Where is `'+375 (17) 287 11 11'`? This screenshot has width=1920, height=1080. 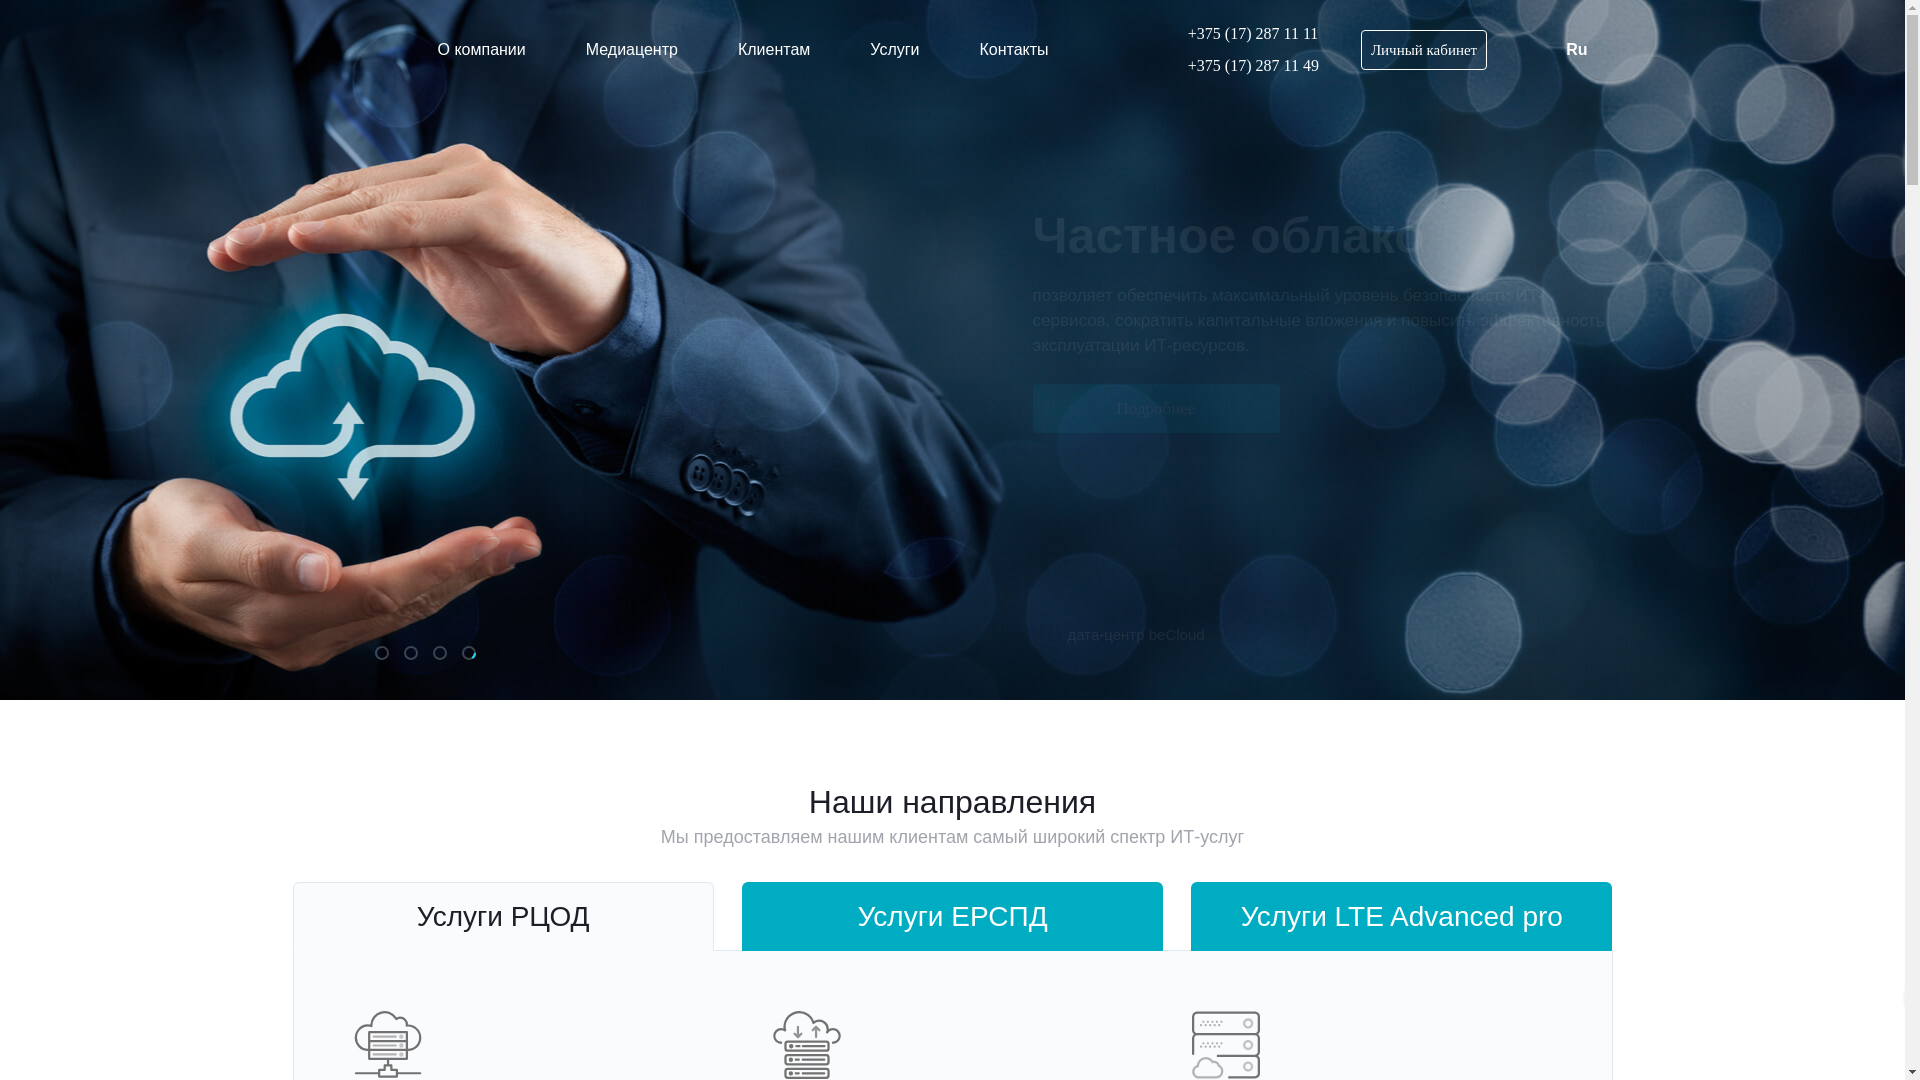
'+375 (17) 287 11 11' is located at coordinates (1241, 34).